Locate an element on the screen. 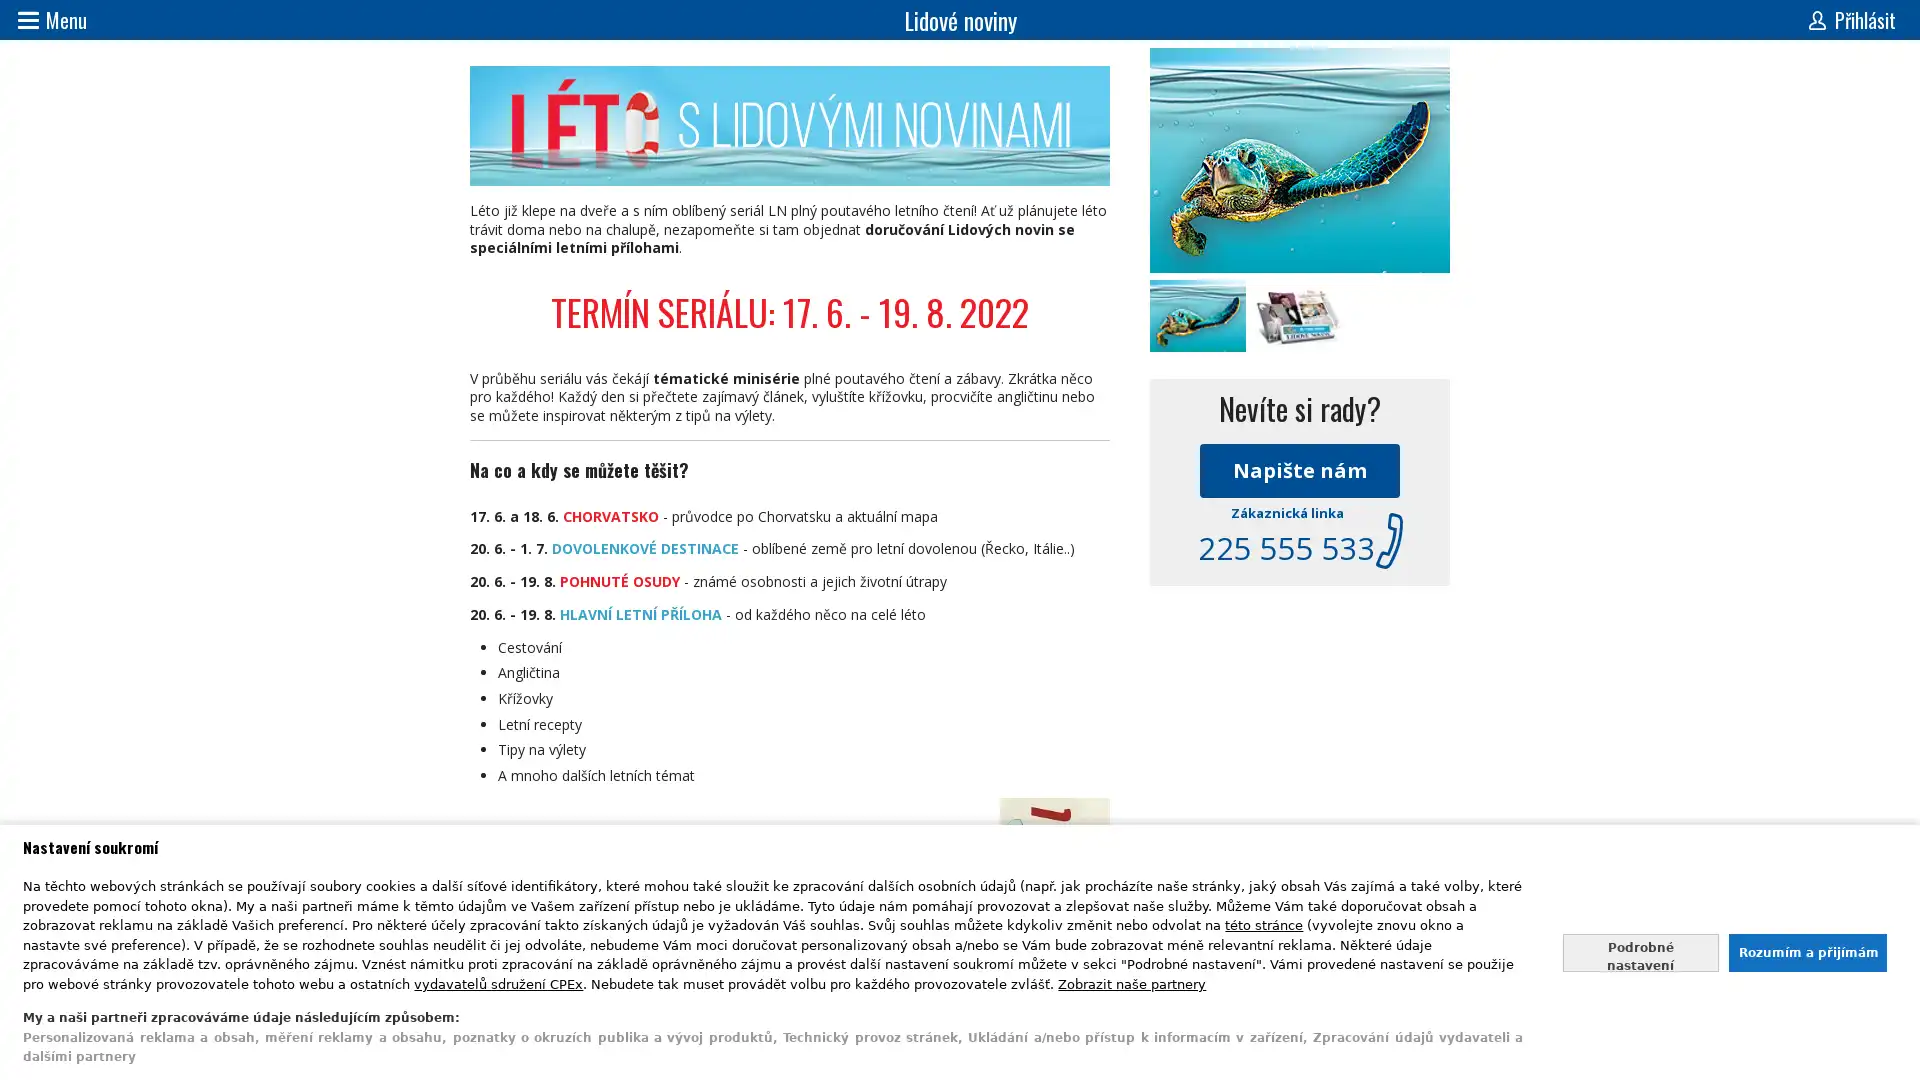  Zobrazit nase partnery is located at coordinates (1132, 982).